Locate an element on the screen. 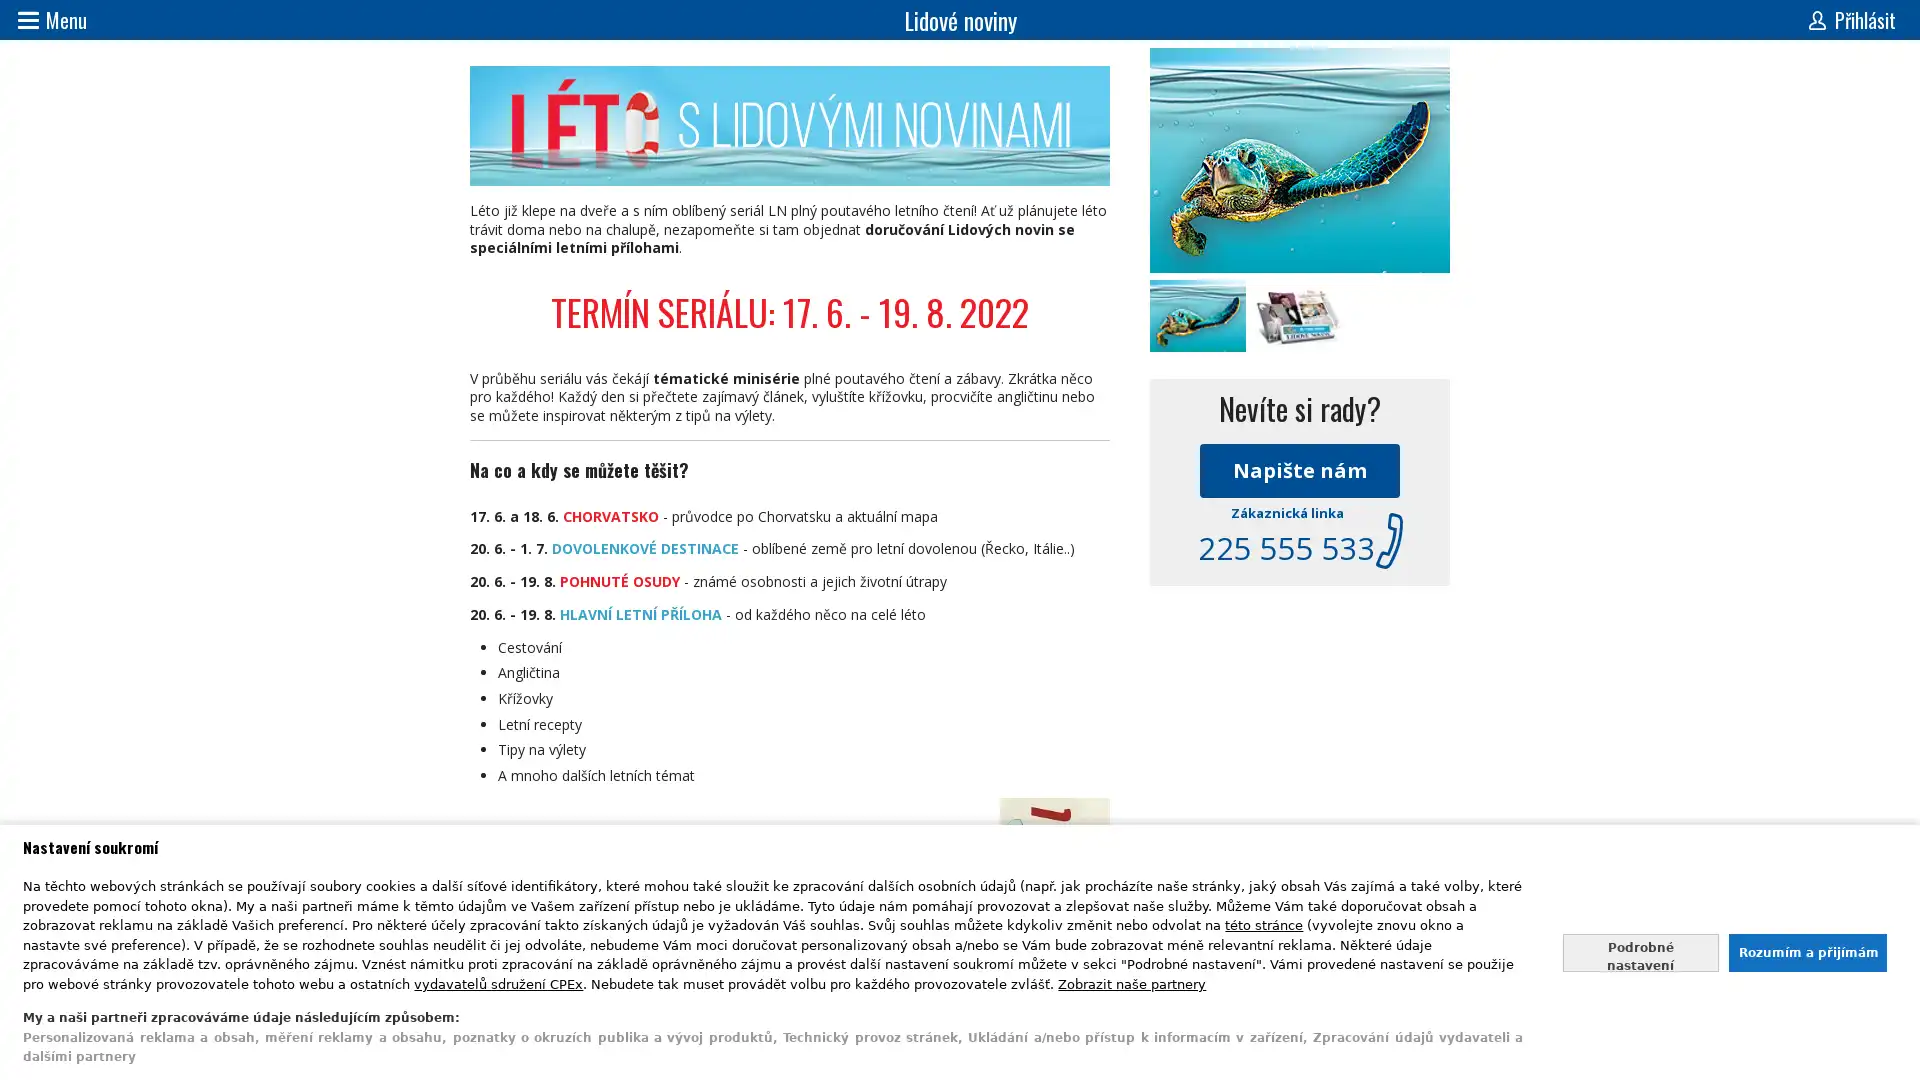  Zobrazit nase partnery is located at coordinates (1132, 982).